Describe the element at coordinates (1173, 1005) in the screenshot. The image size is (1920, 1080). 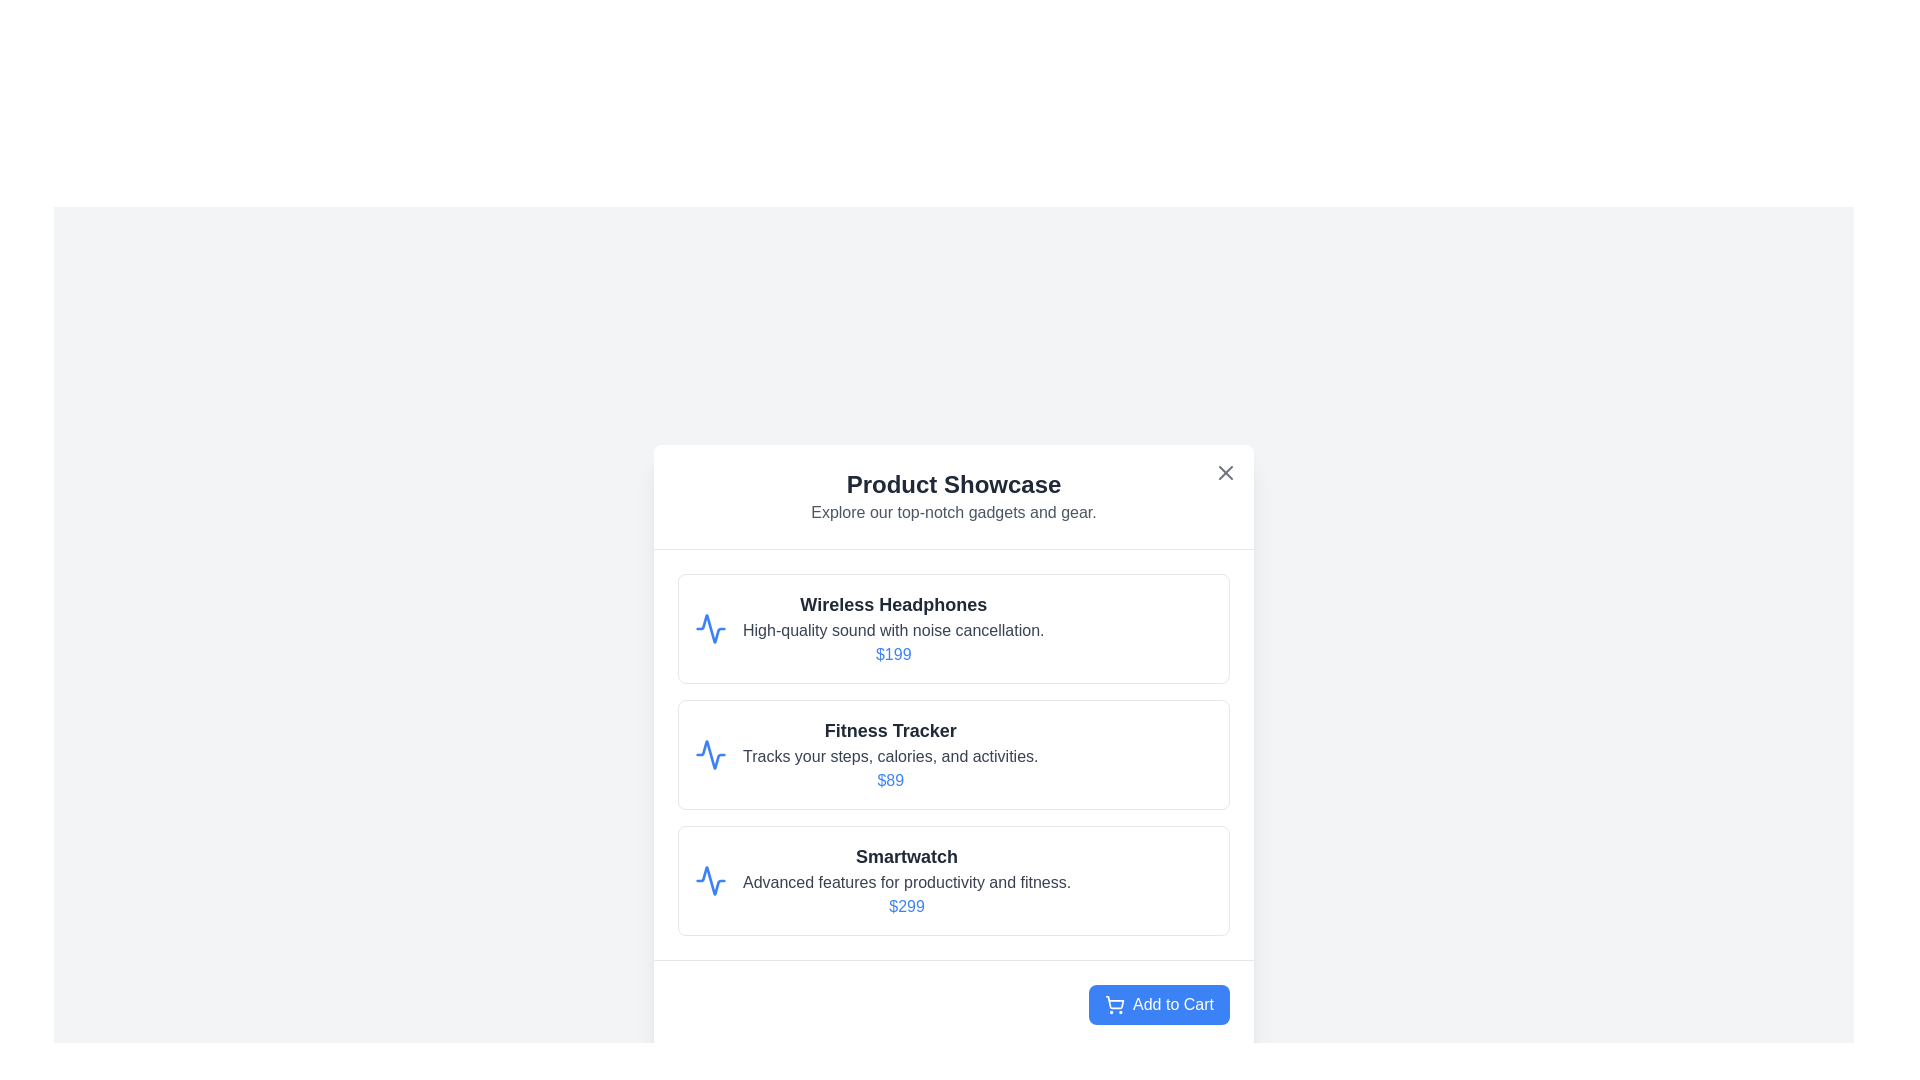
I see `the text label within the blue button at the bottom of the modal` at that location.